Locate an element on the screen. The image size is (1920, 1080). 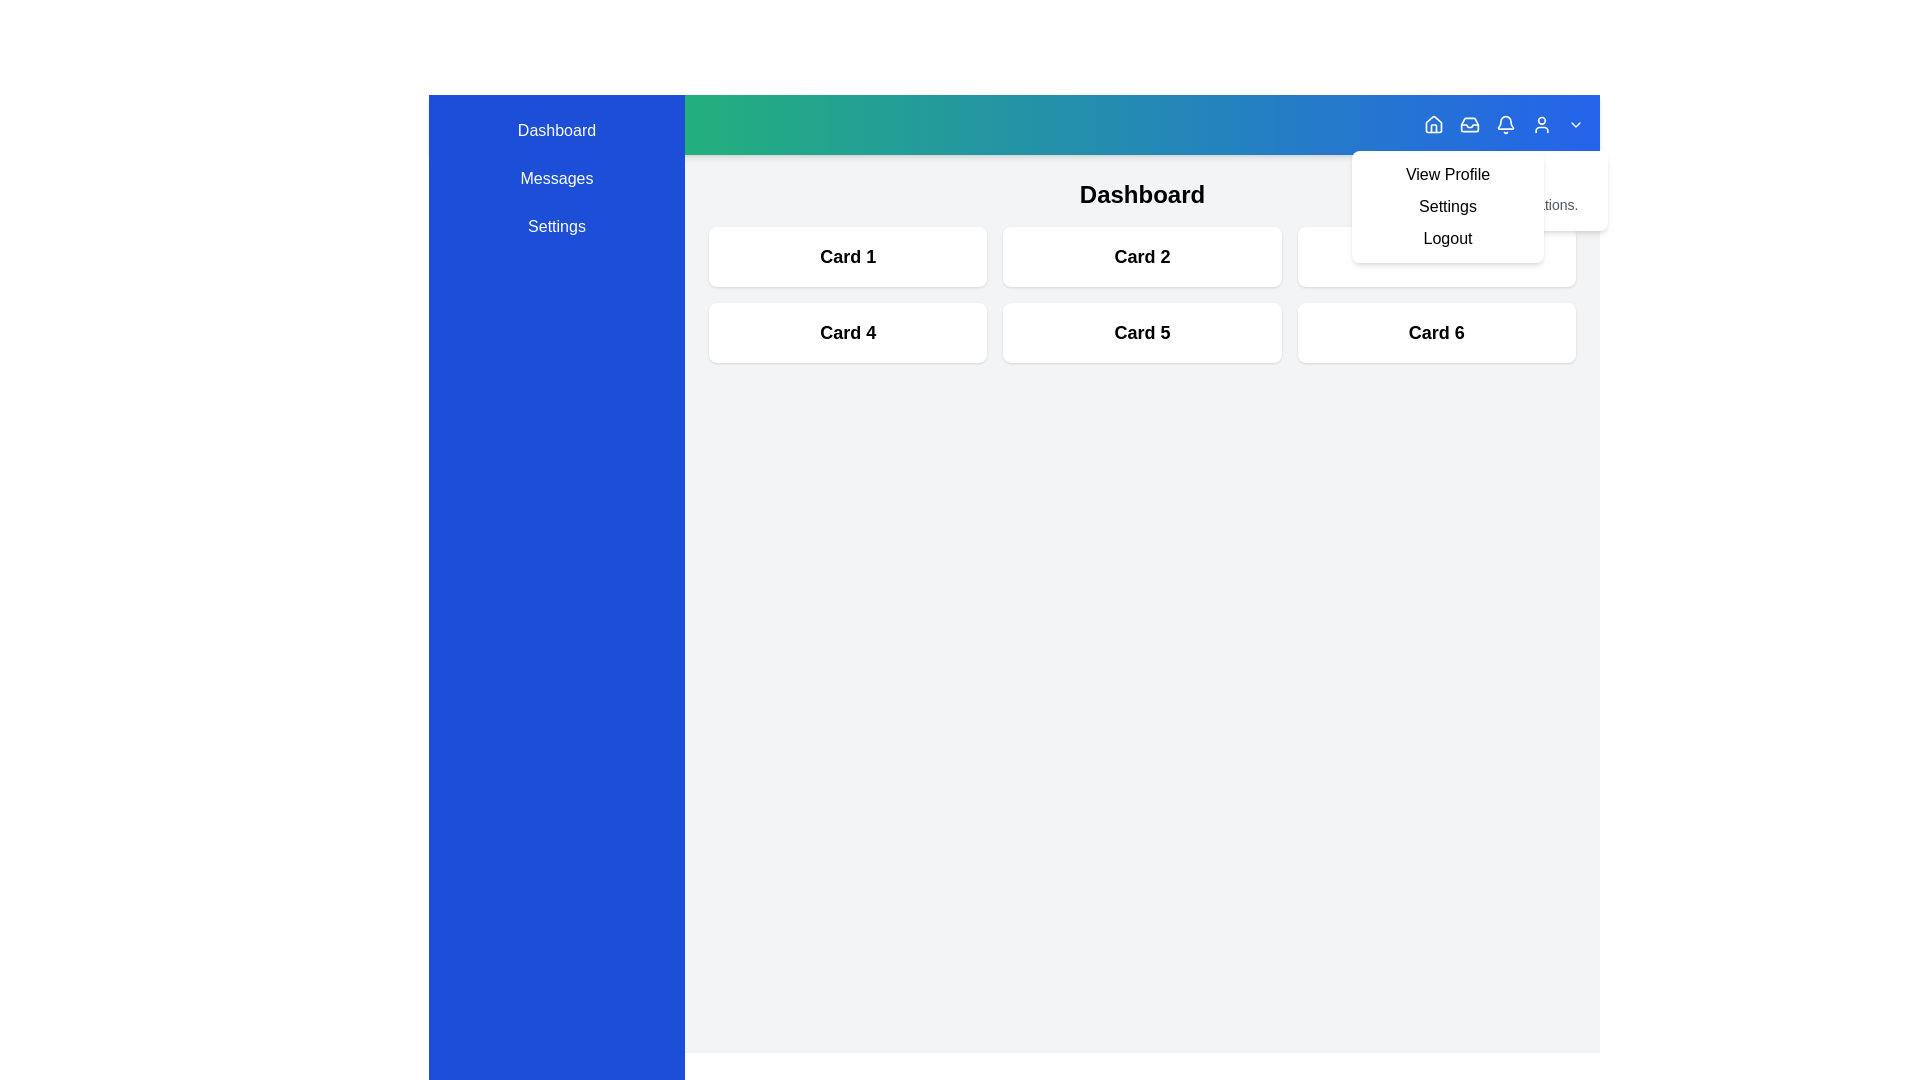
descriptive label contained within the card positioned in the second row, left side, beneath 'Card 1' and to the left of 'Card 5' is located at coordinates (848, 331).